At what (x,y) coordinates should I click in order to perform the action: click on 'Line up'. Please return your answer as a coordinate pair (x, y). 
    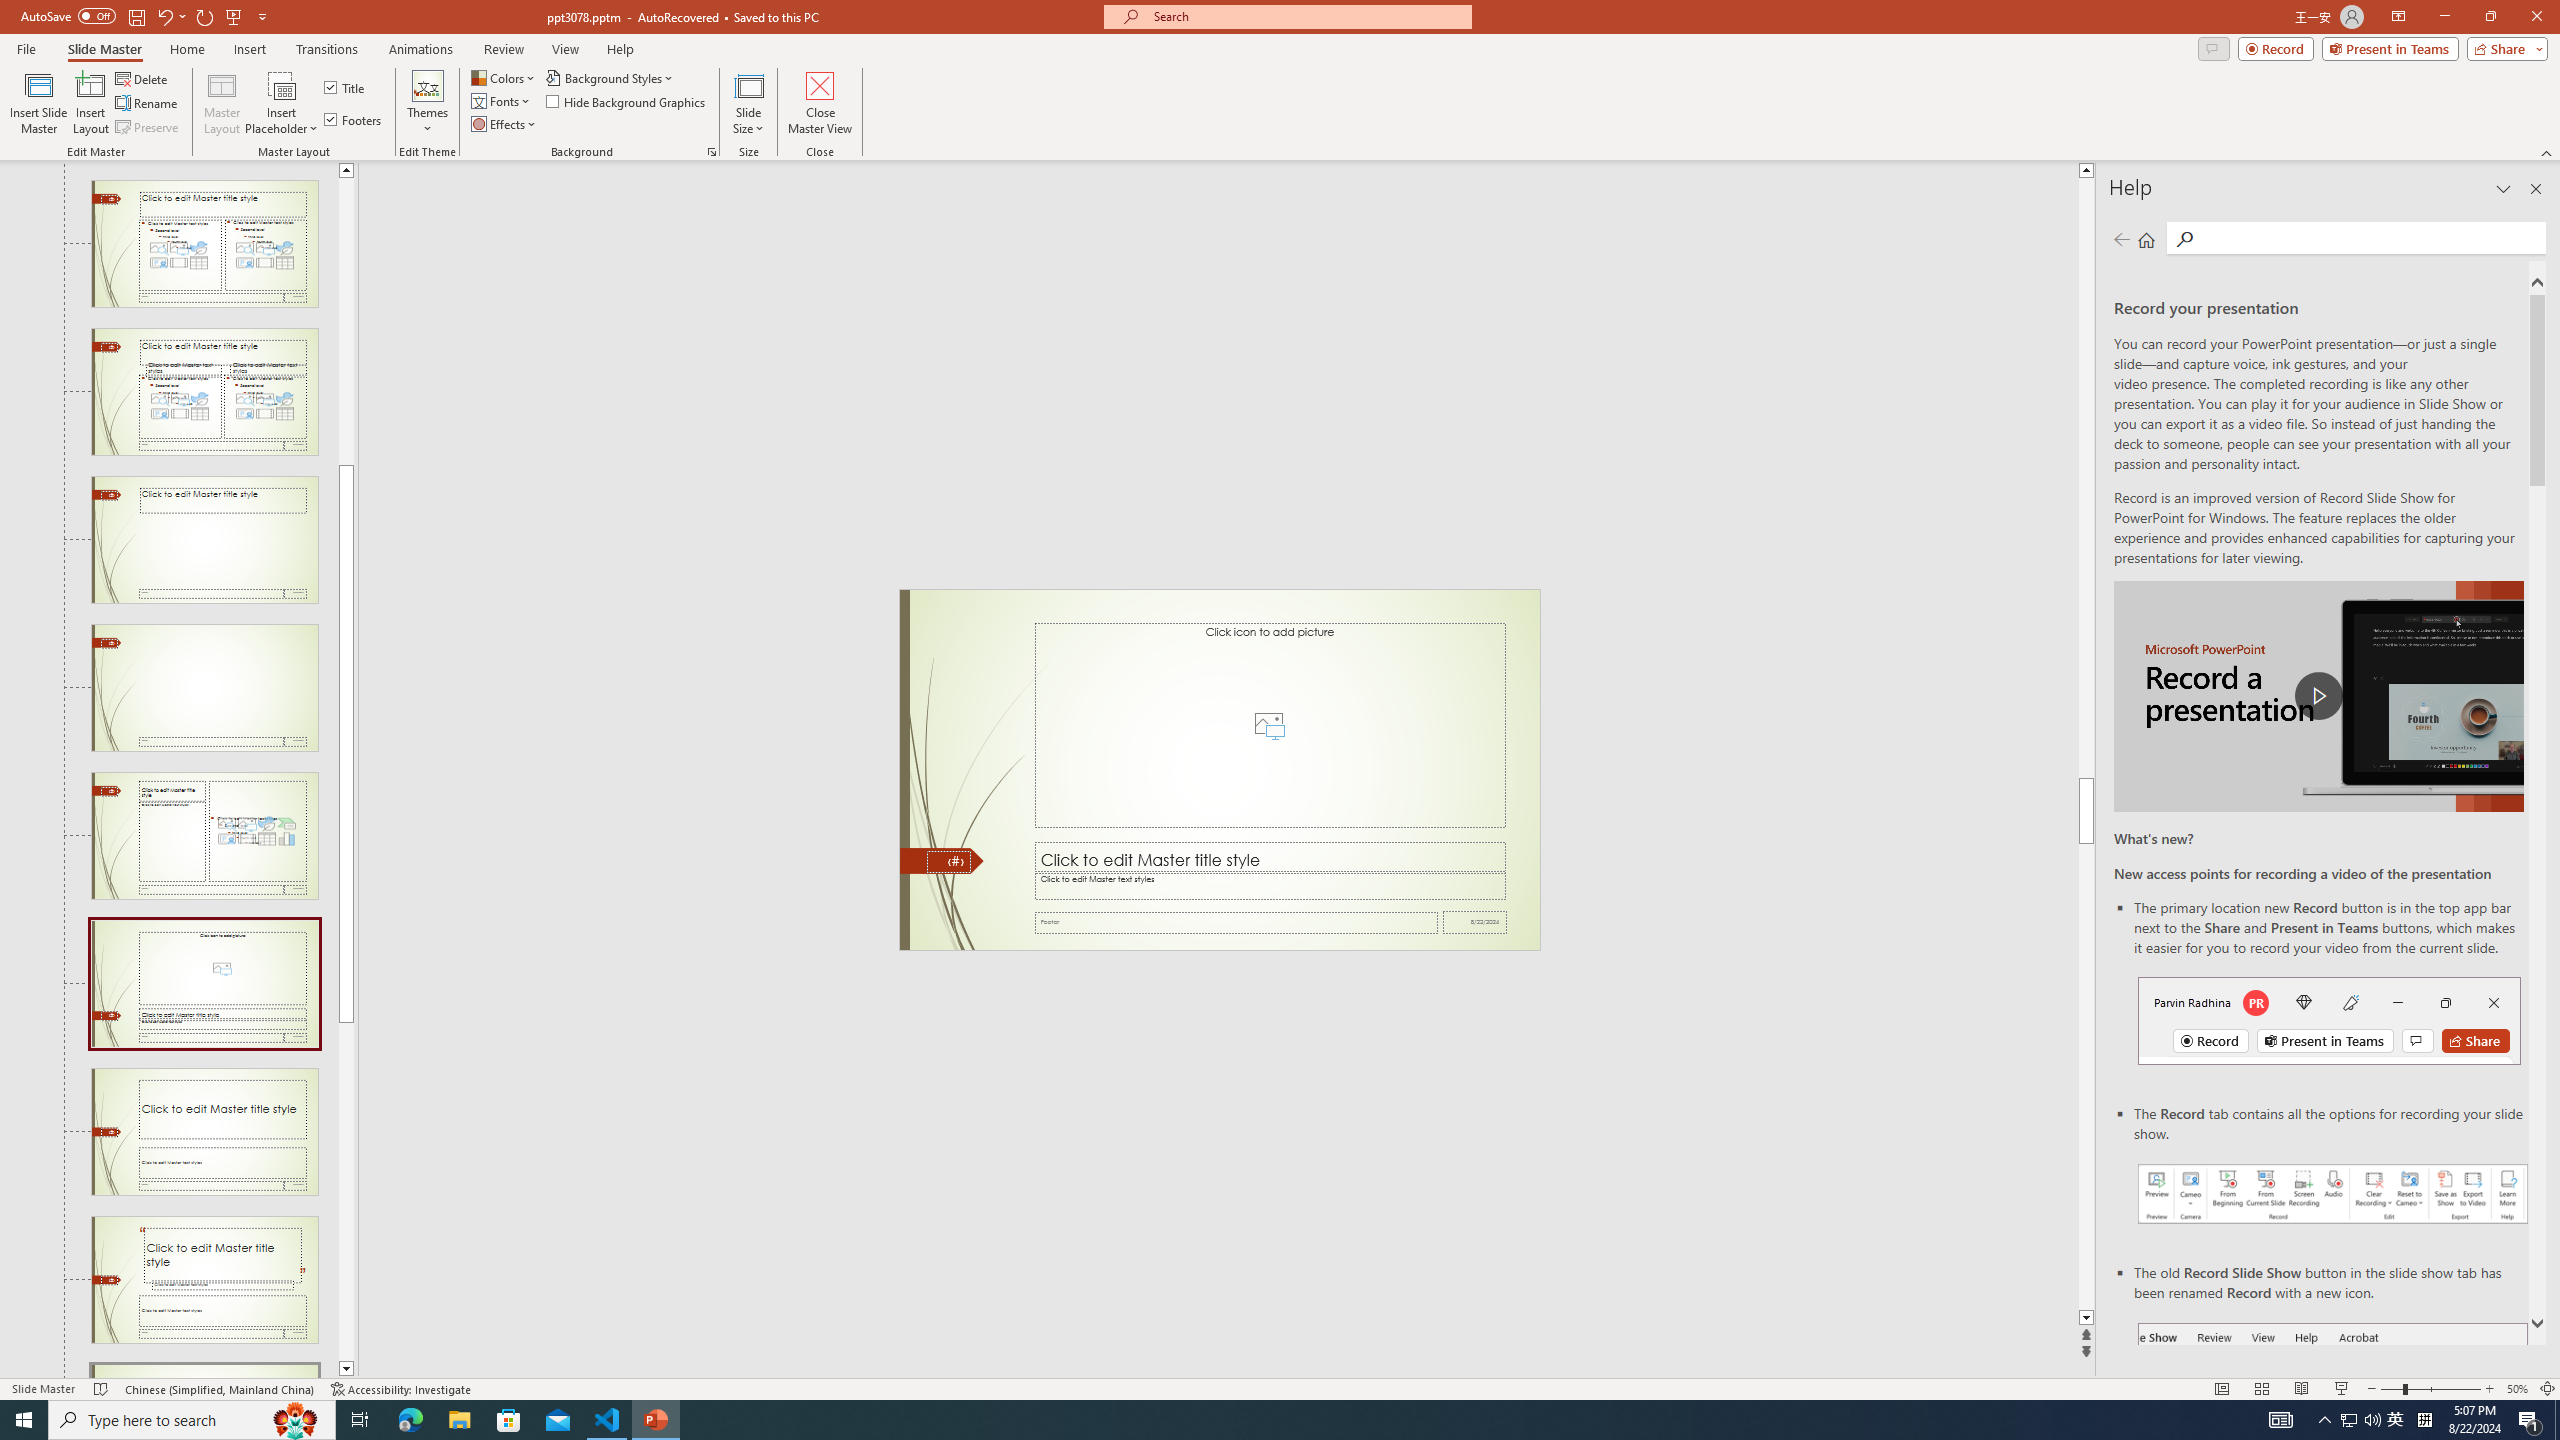
    Looking at the image, I should click on (346, 168).